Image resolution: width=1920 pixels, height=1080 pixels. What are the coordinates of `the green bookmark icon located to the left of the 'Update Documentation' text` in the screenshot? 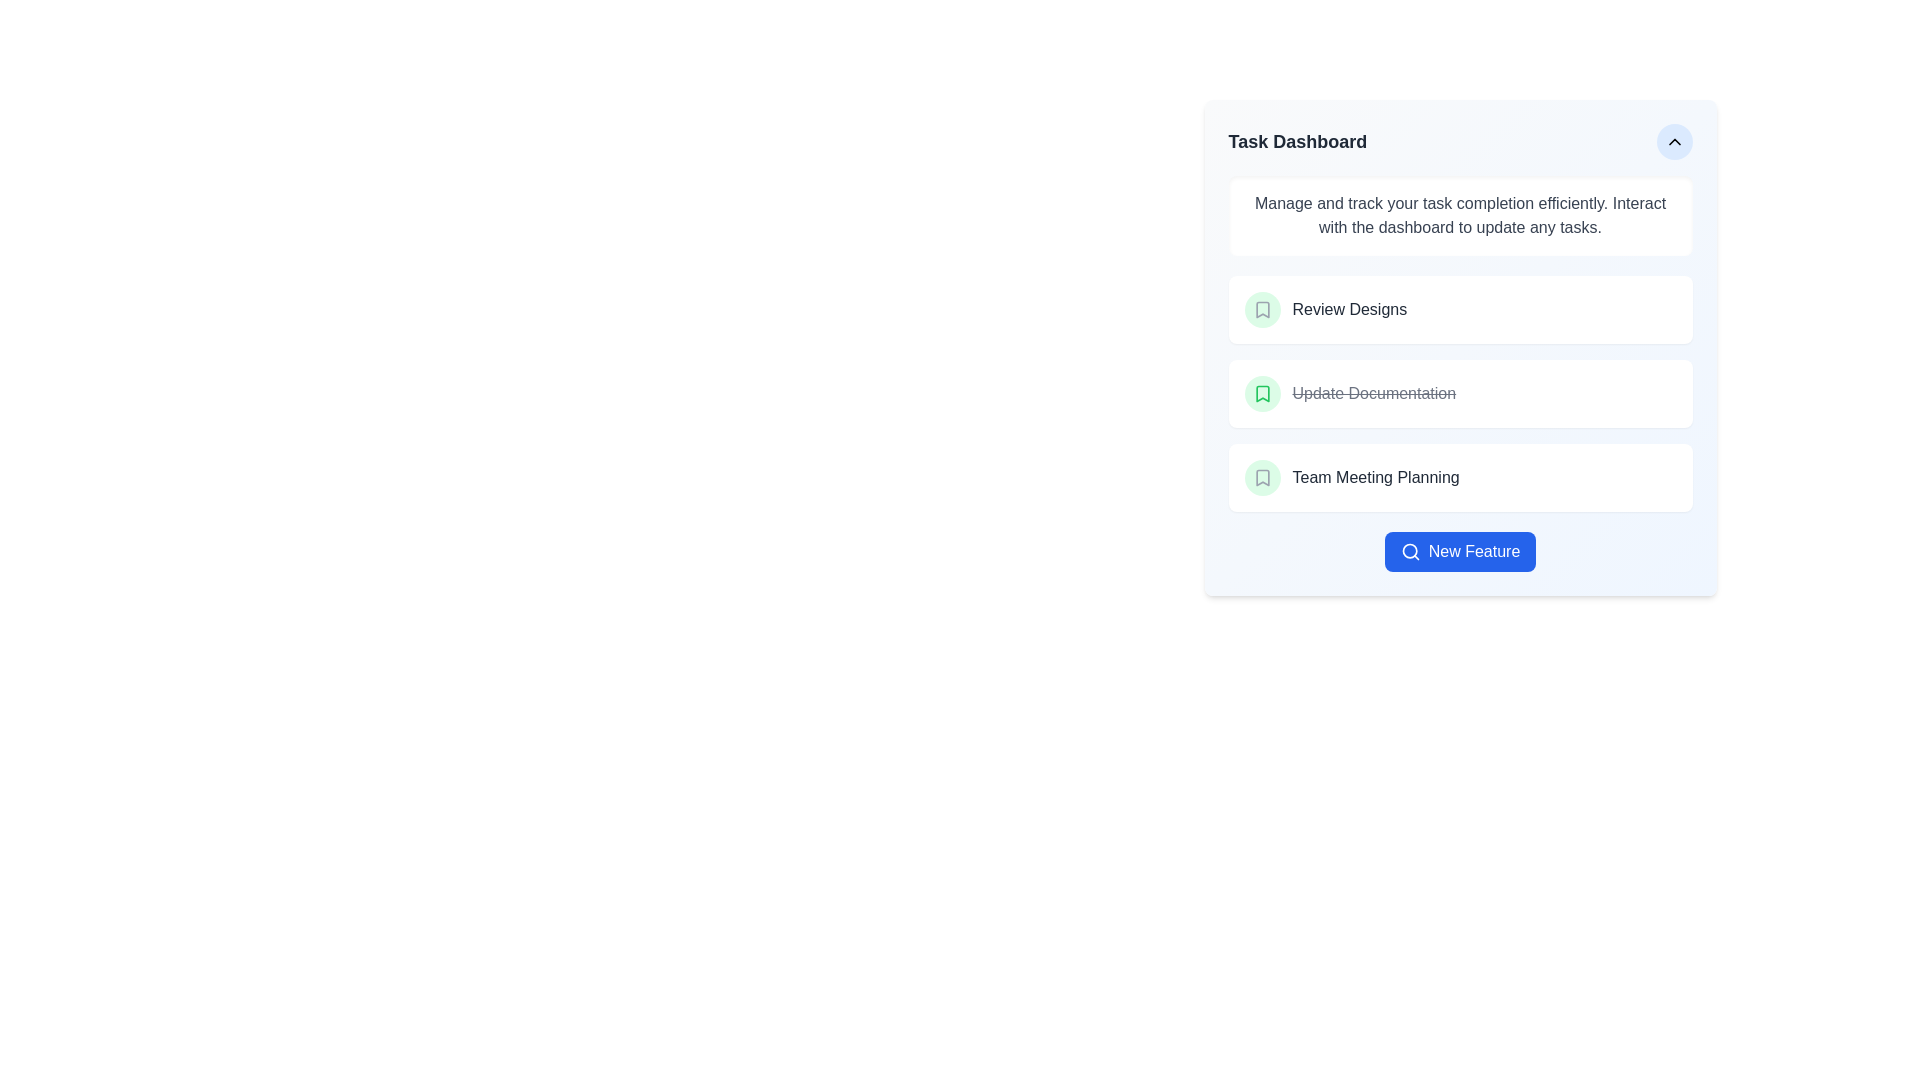 It's located at (1261, 393).